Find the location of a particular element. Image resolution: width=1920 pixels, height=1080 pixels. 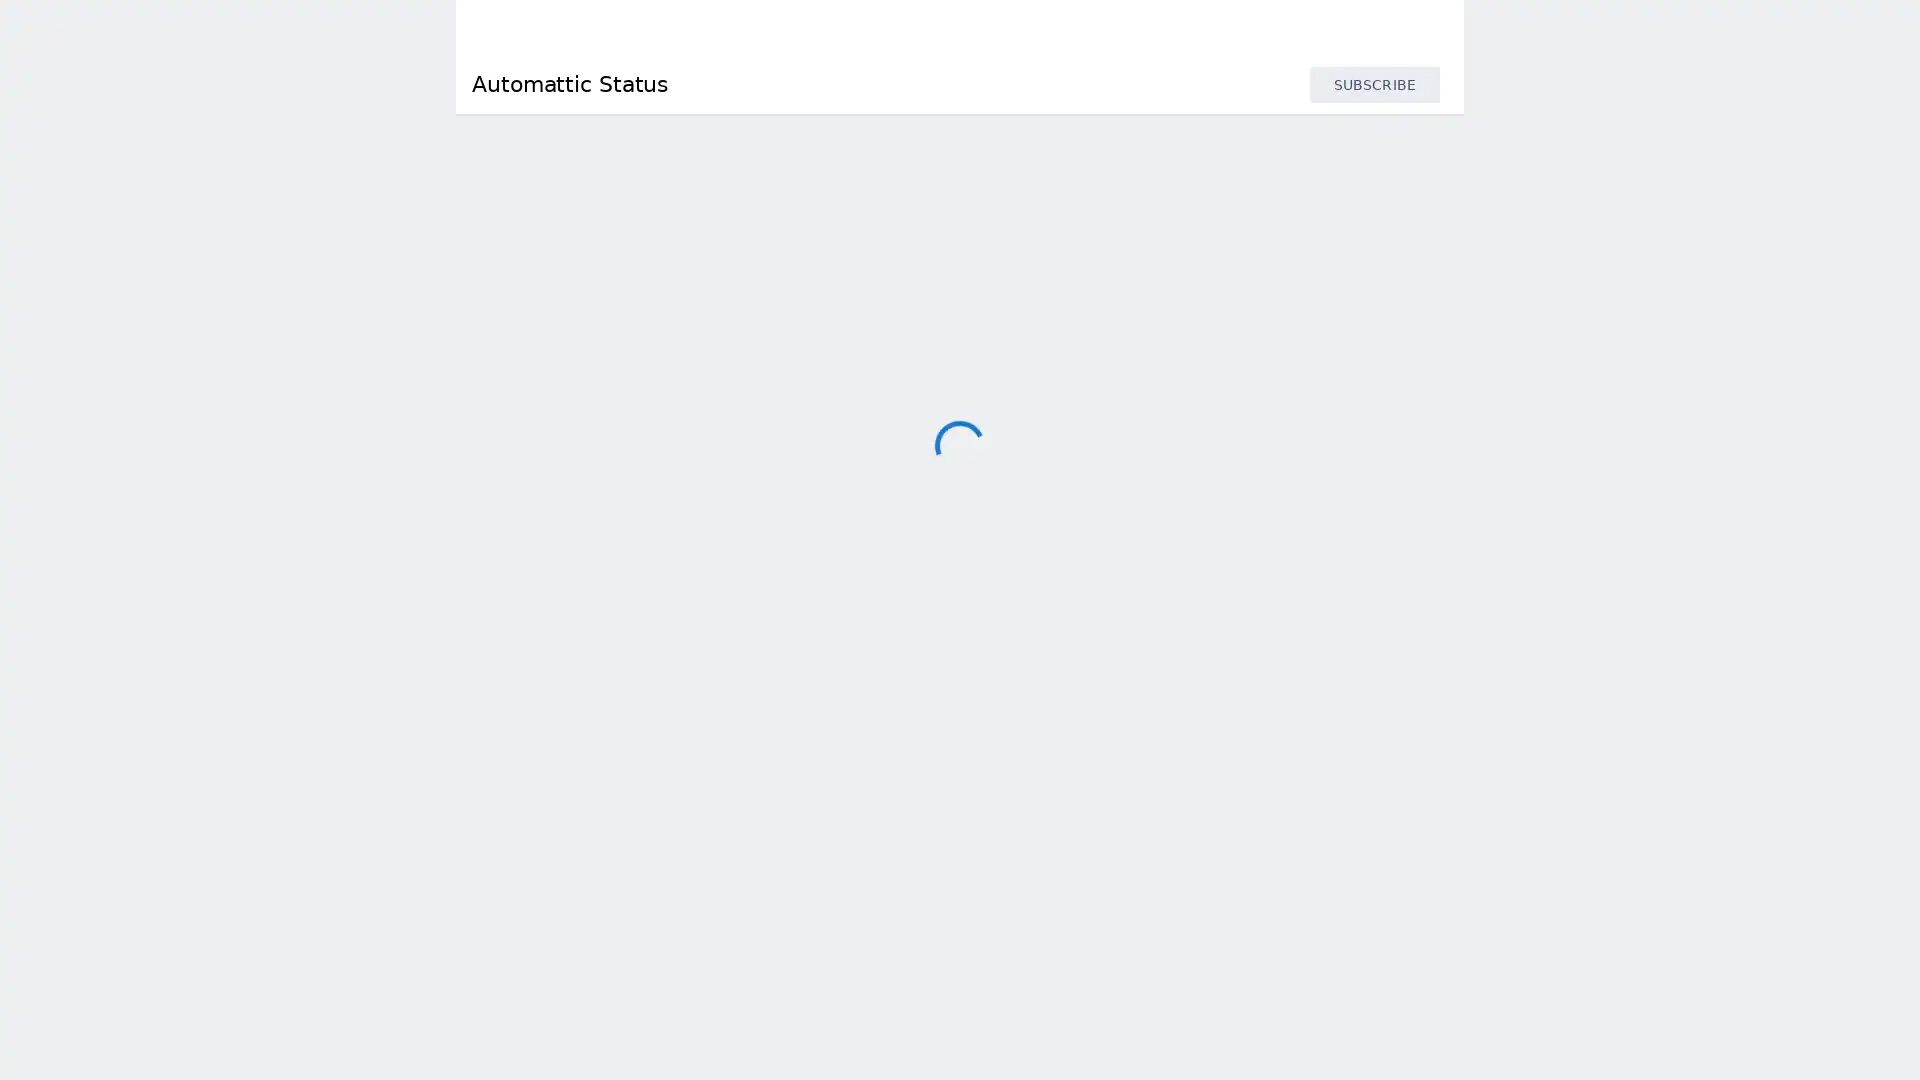

Jetpack Stats Response Time : 53 ms is located at coordinates (838, 787).